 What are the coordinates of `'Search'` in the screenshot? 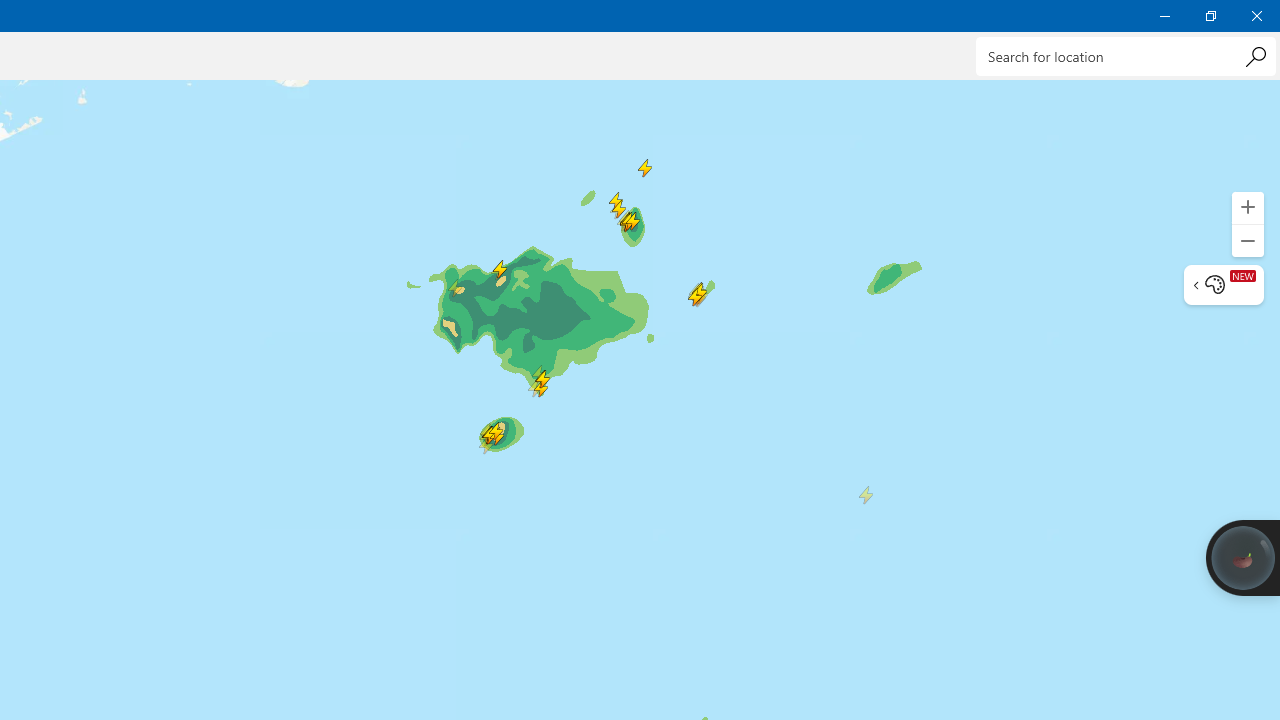 It's located at (1254, 55).